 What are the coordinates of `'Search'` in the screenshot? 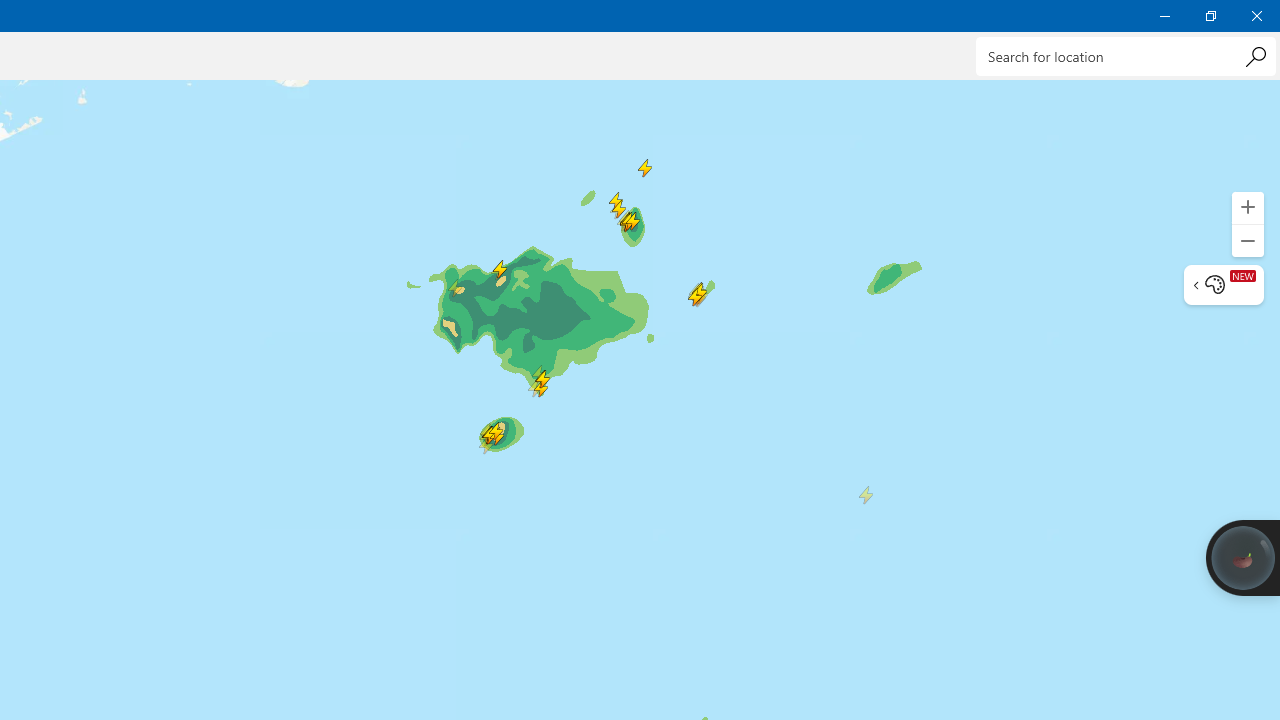 It's located at (1254, 55).